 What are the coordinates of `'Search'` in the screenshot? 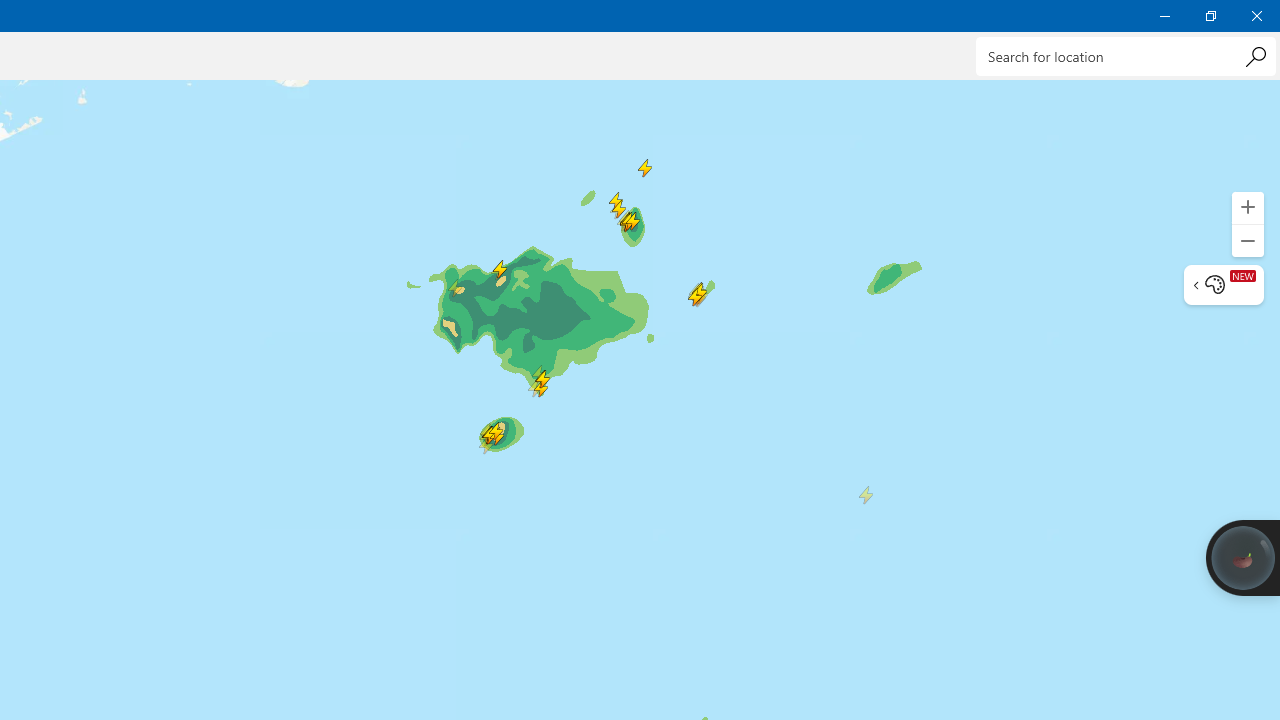 It's located at (1254, 55).